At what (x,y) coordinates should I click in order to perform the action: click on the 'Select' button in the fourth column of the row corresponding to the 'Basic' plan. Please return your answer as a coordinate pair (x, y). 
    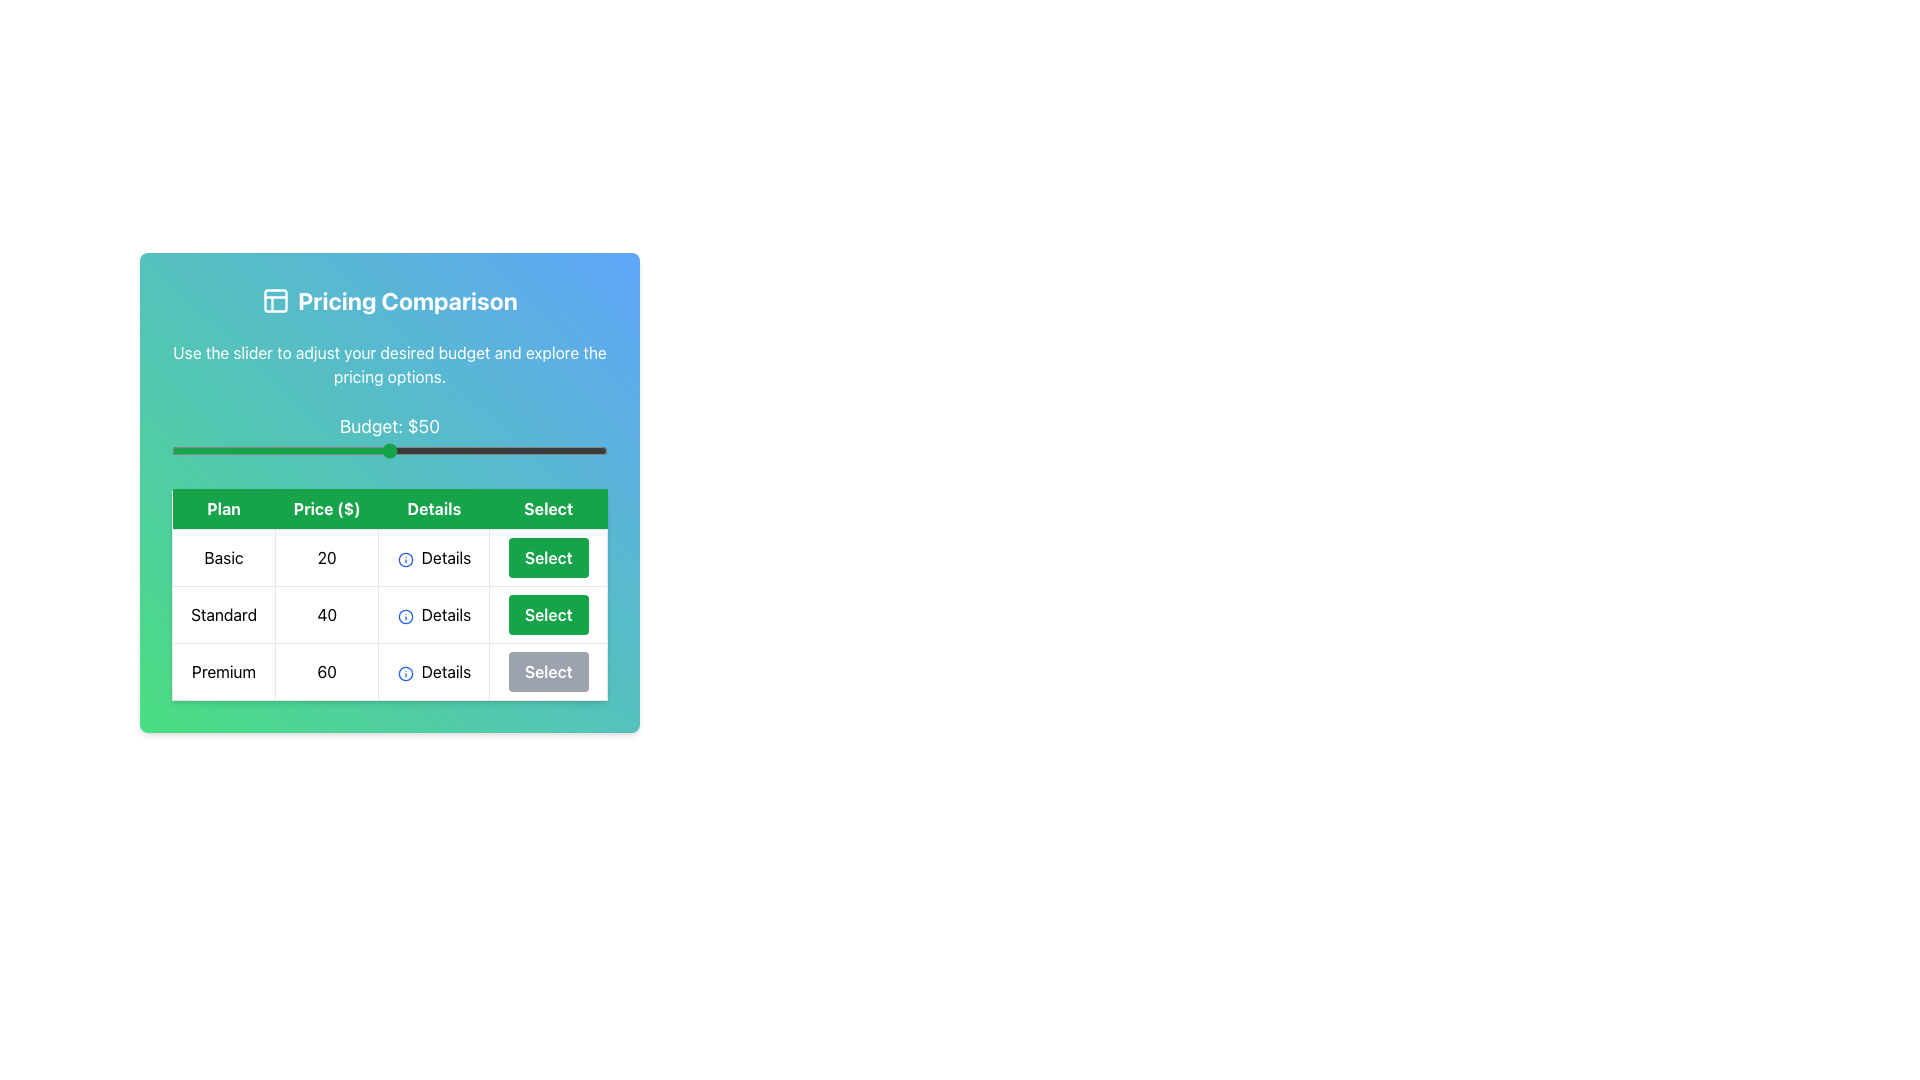
    Looking at the image, I should click on (548, 558).